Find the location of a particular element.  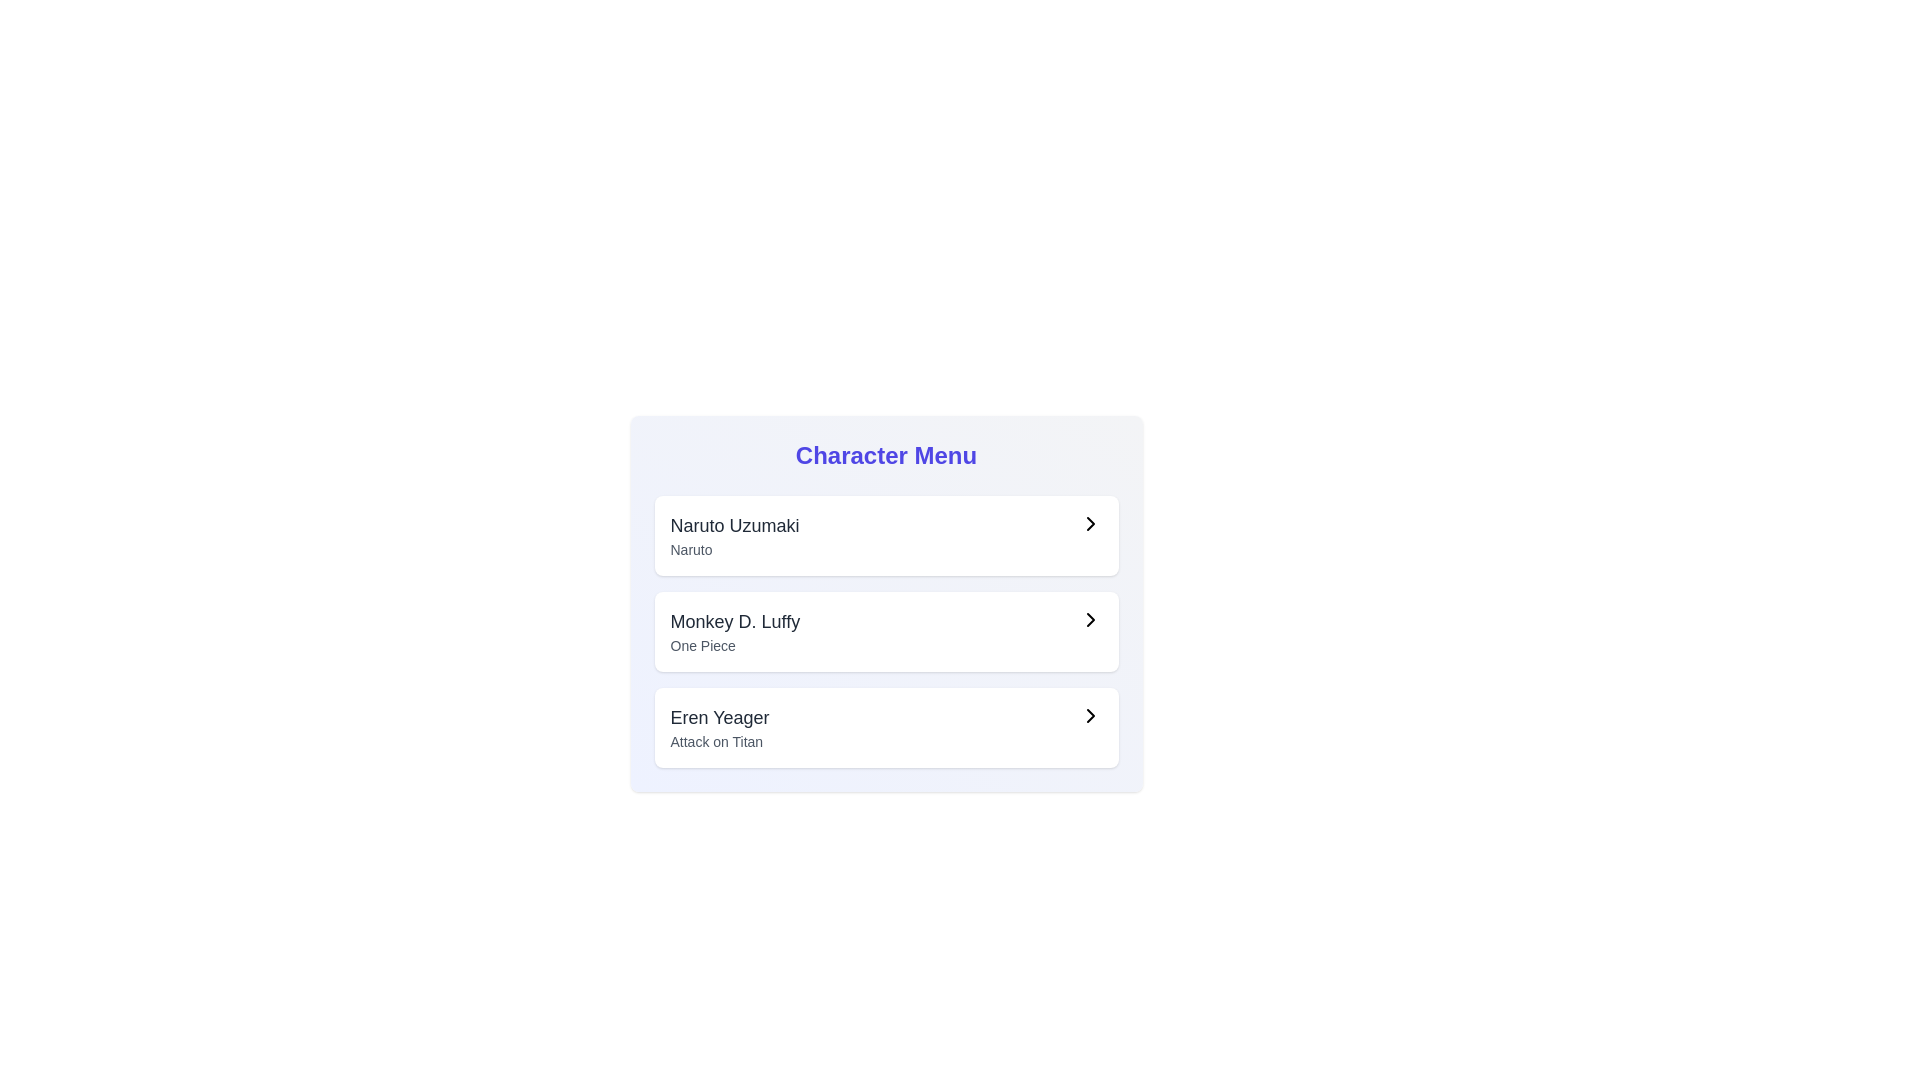

the chevron icon on the far-right side of the row containing 'Monkey D. Luffy' and 'One Piece' is located at coordinates (1089, 619).